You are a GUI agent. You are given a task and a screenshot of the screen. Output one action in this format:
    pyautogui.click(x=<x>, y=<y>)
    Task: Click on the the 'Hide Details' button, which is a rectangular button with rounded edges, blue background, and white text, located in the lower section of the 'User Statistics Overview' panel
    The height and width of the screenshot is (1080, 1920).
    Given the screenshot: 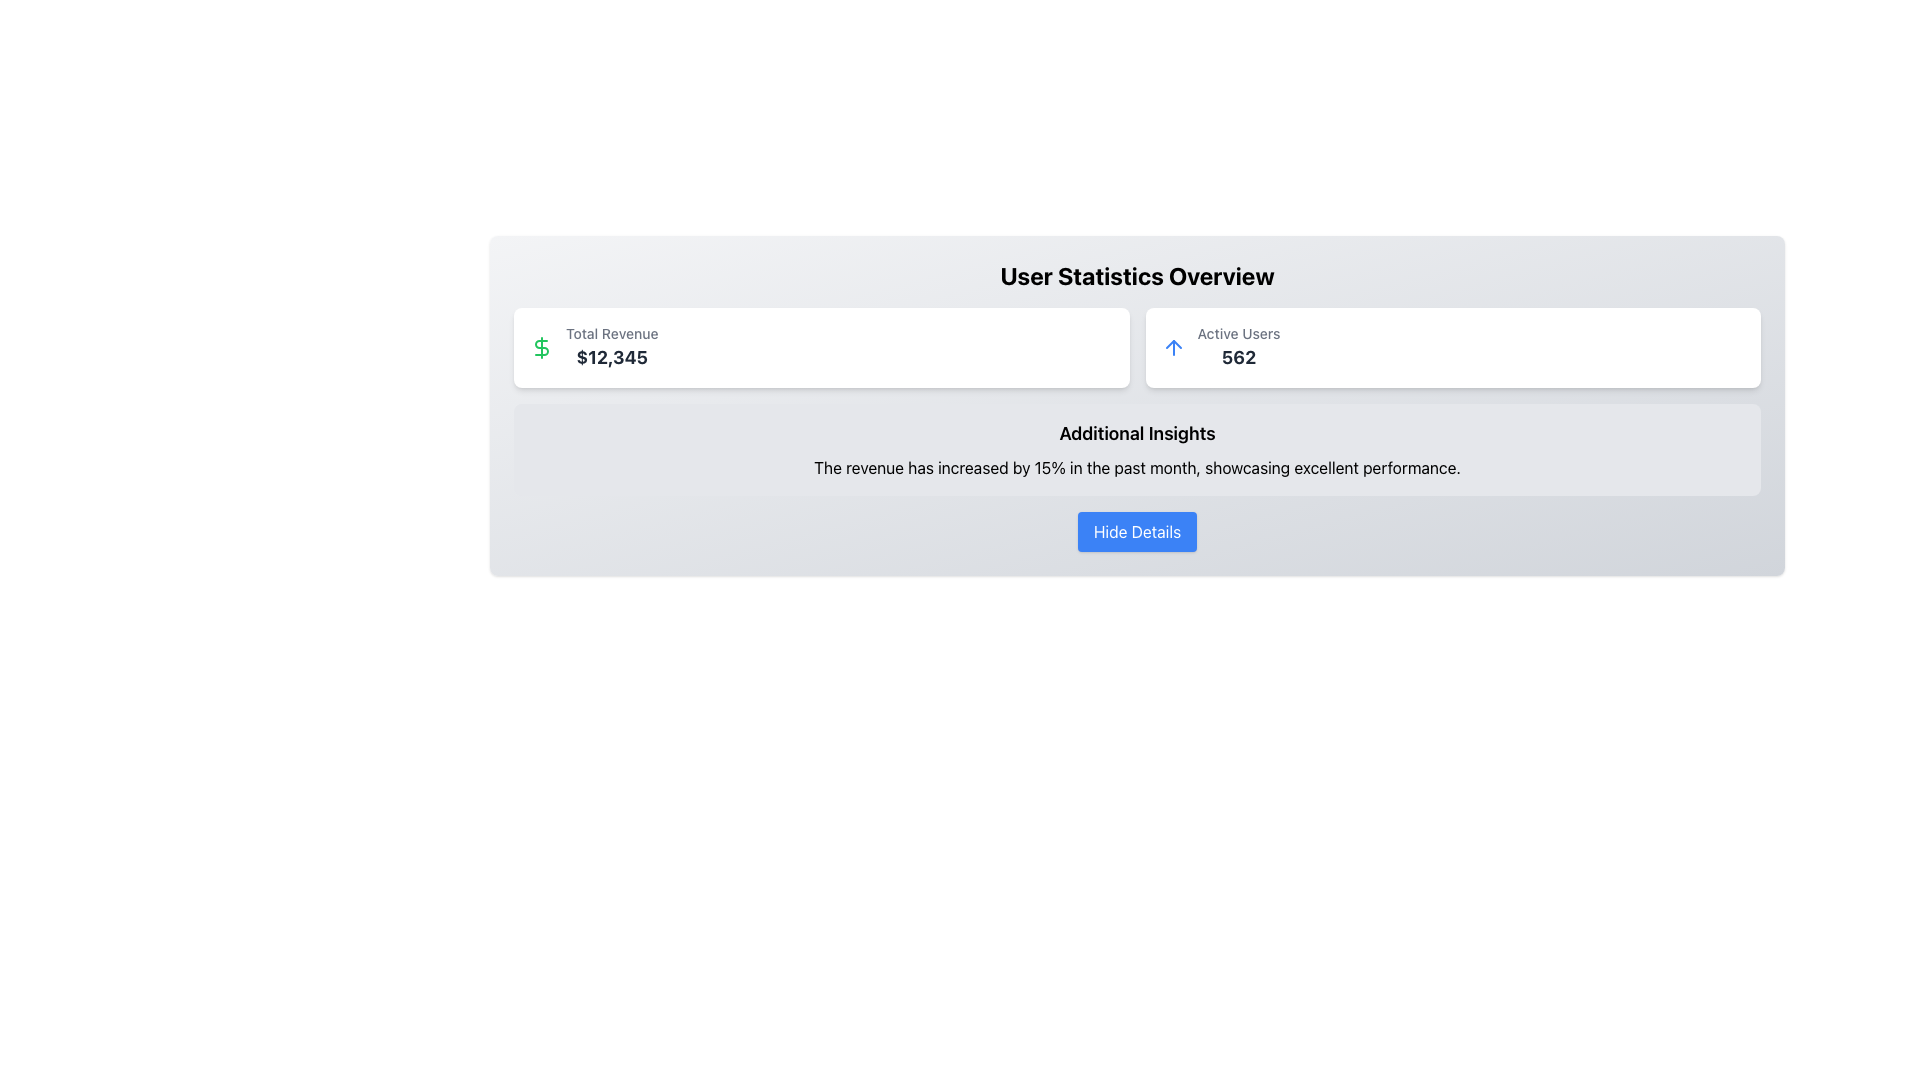 What is the action you would take?
    pyautogui.click(x=1137, y=531)
    